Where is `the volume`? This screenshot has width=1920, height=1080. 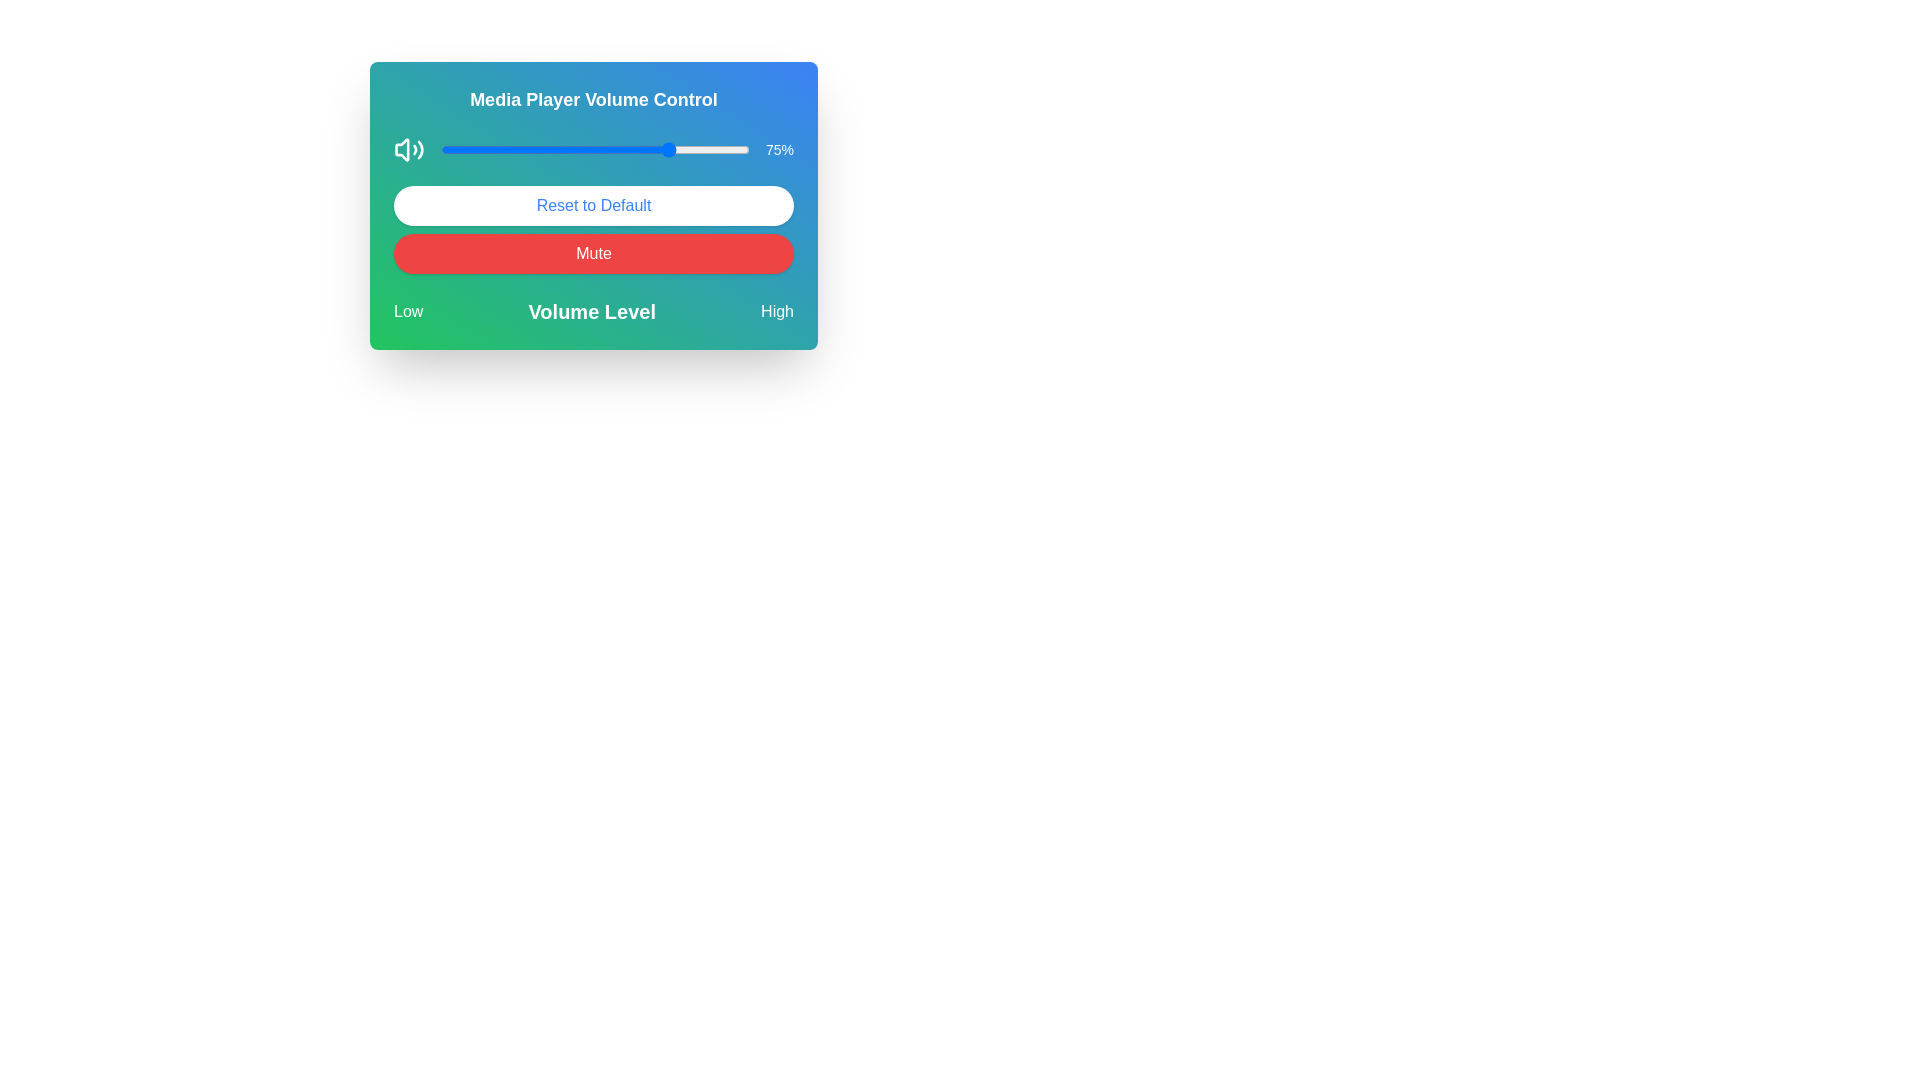
the volume is located at coordinates (446, 149).